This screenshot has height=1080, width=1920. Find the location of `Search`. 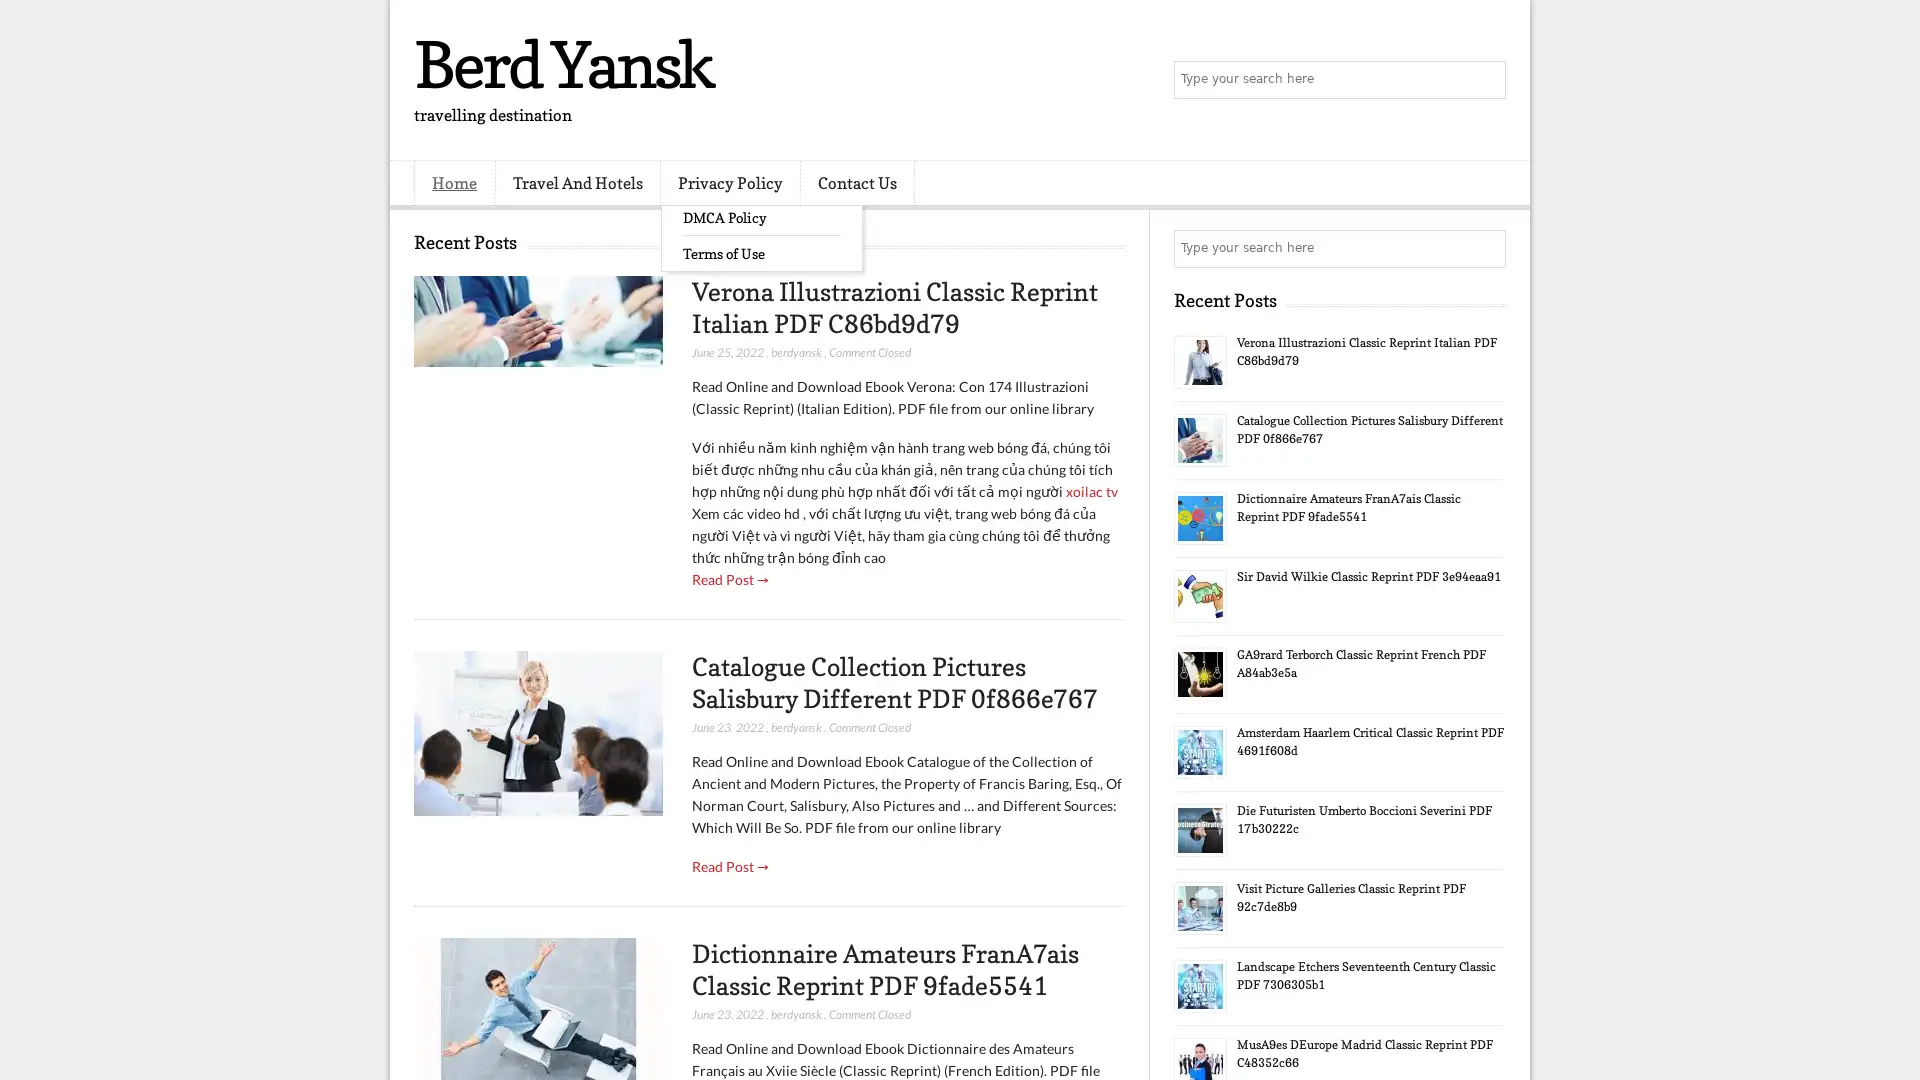

Search is located at coordinates (1485, 80).